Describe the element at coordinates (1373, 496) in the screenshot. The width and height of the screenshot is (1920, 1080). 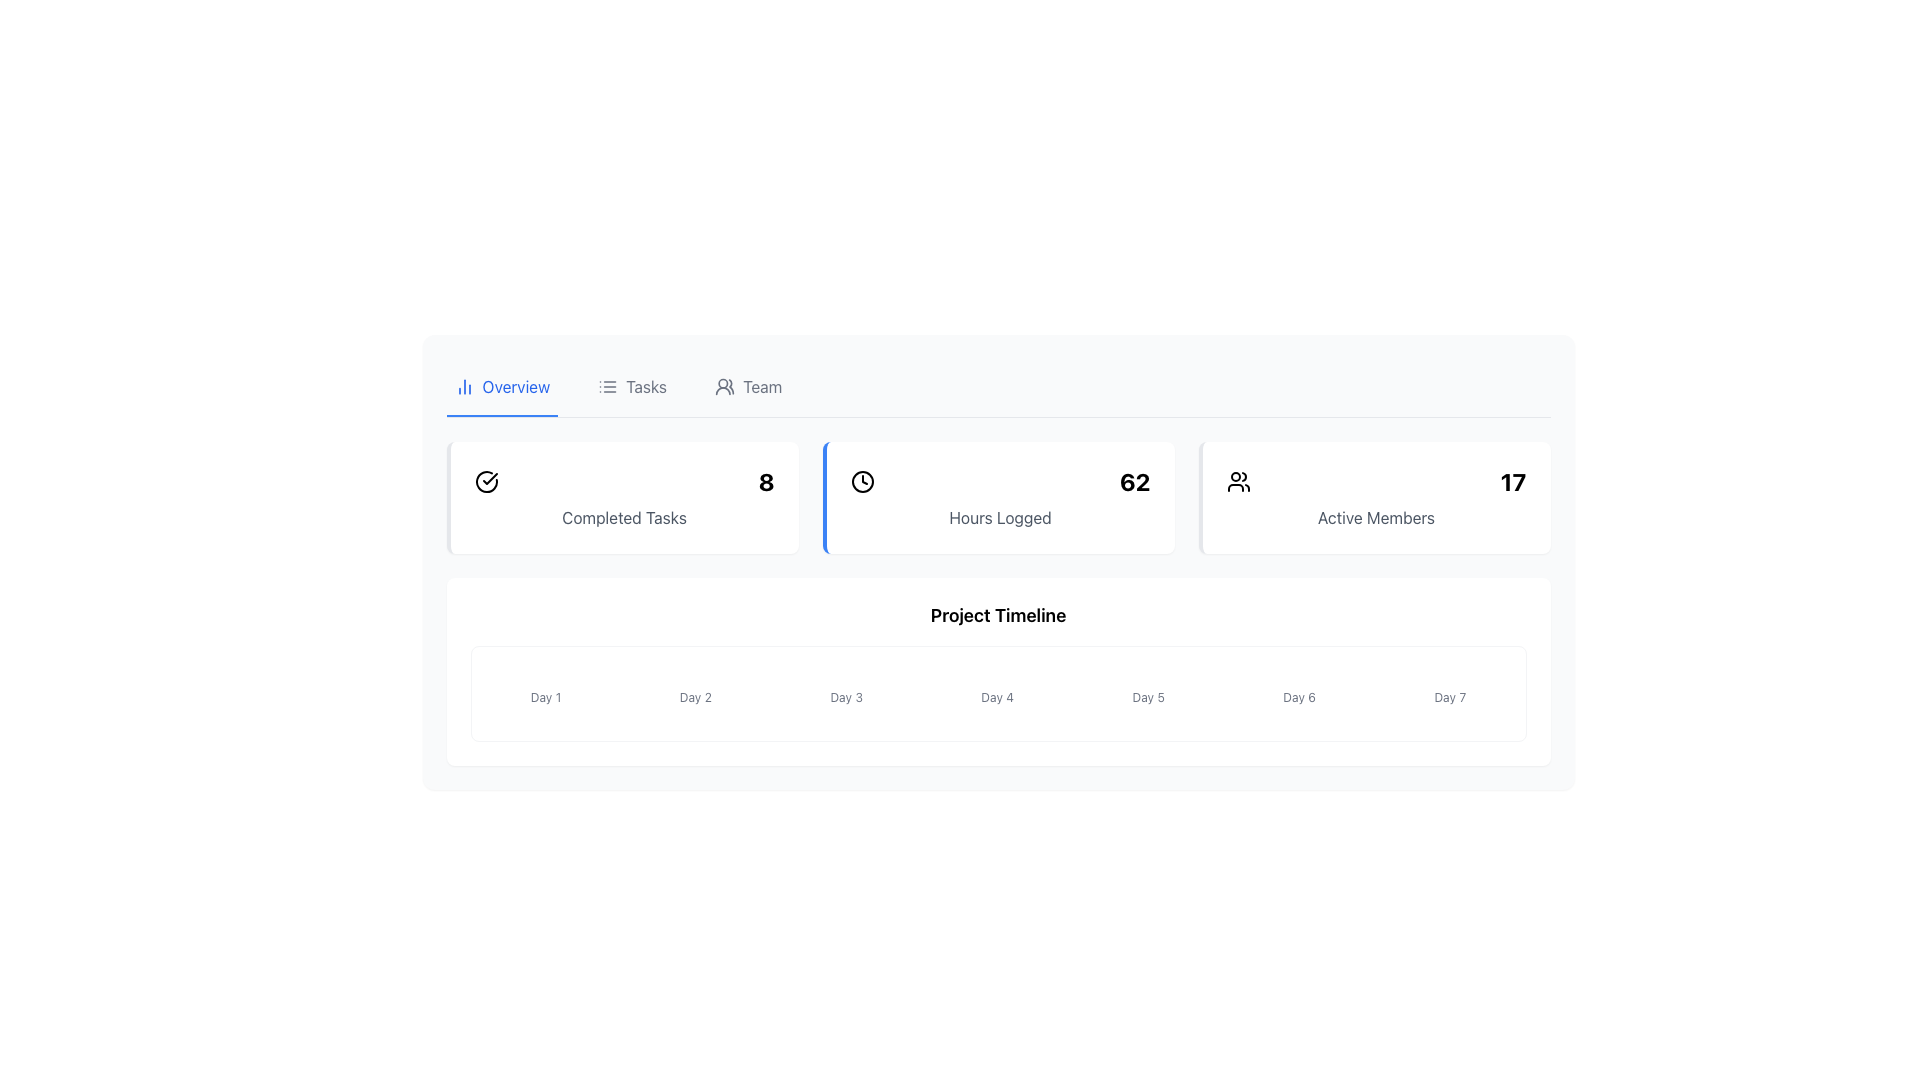
I see `the informational card displaying the number of active members` at that location.